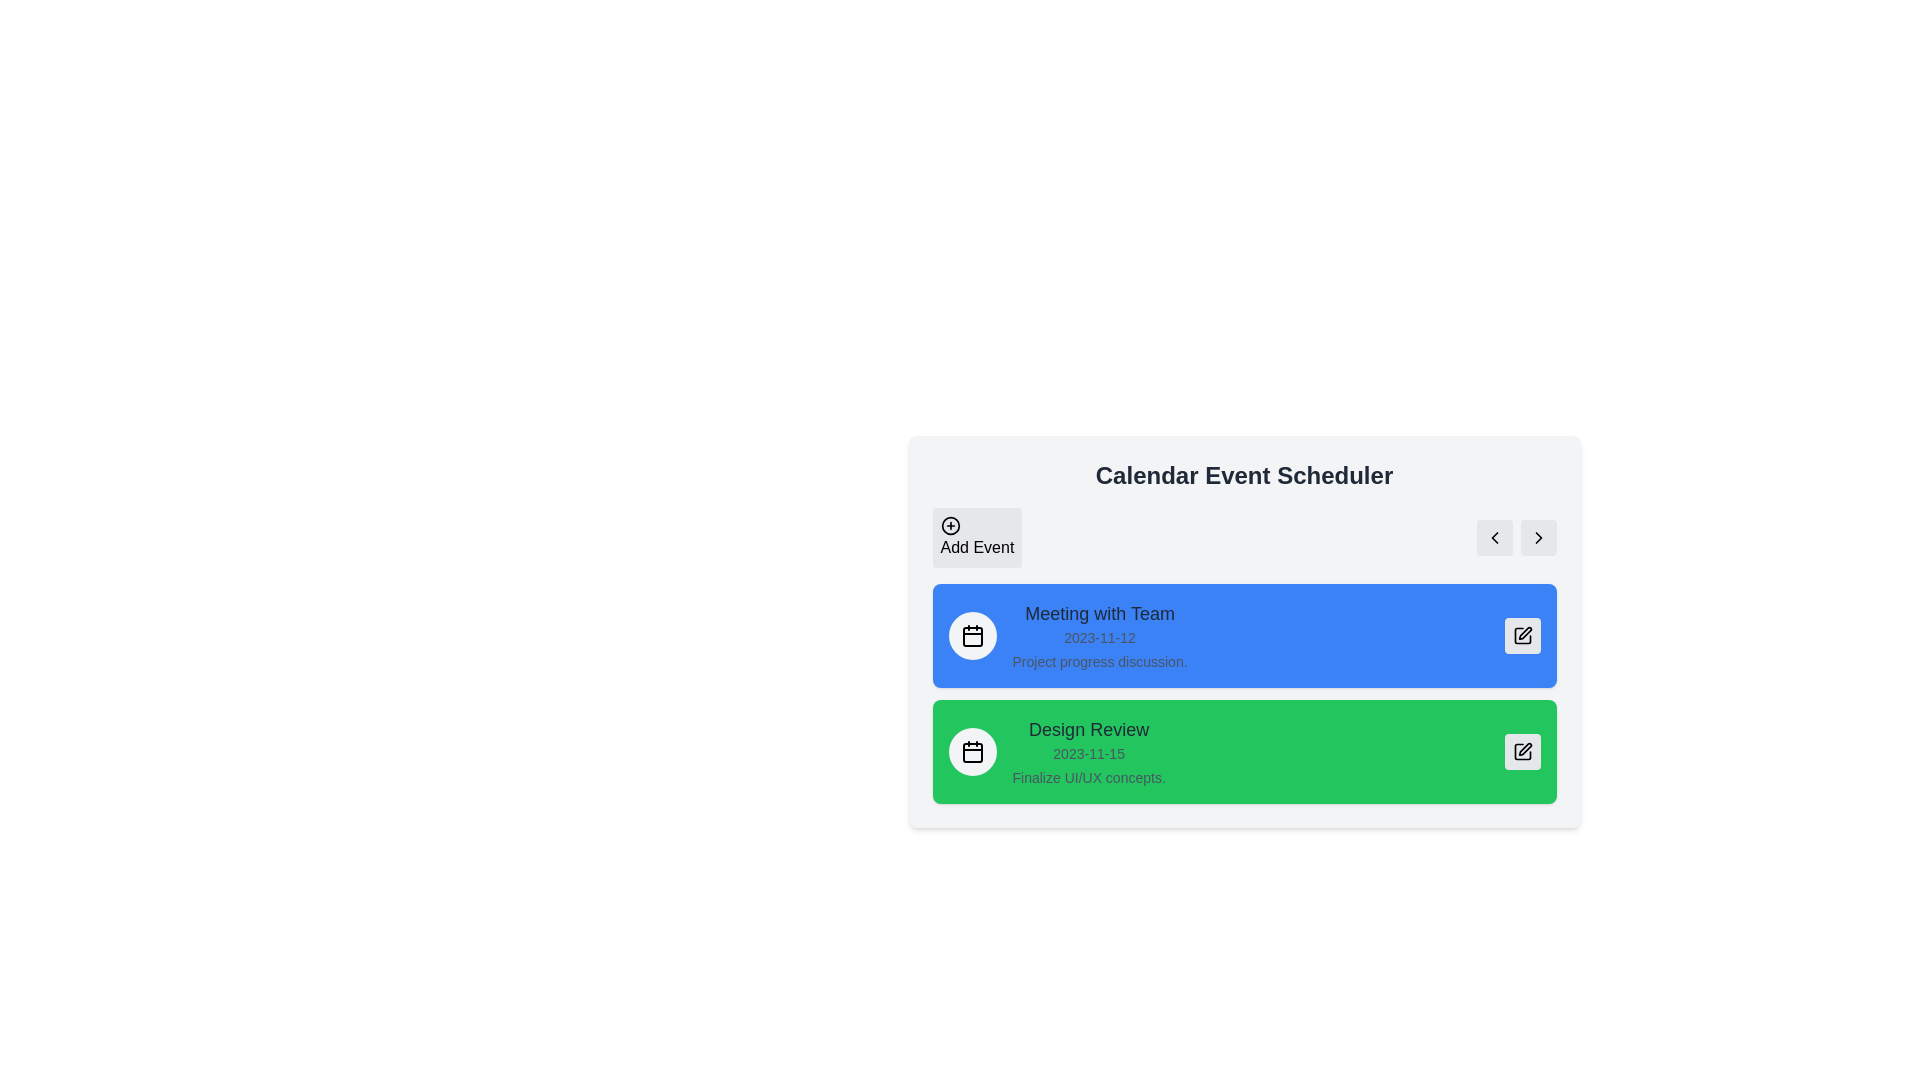 This screenshot has width=1920, height=1080. What do you see at coordinates (1521, 752) in the screenshot?
I see `the edit button located in the bottom-right corner of the green 'Design Review' event card` at bounding box center [1521, 752].